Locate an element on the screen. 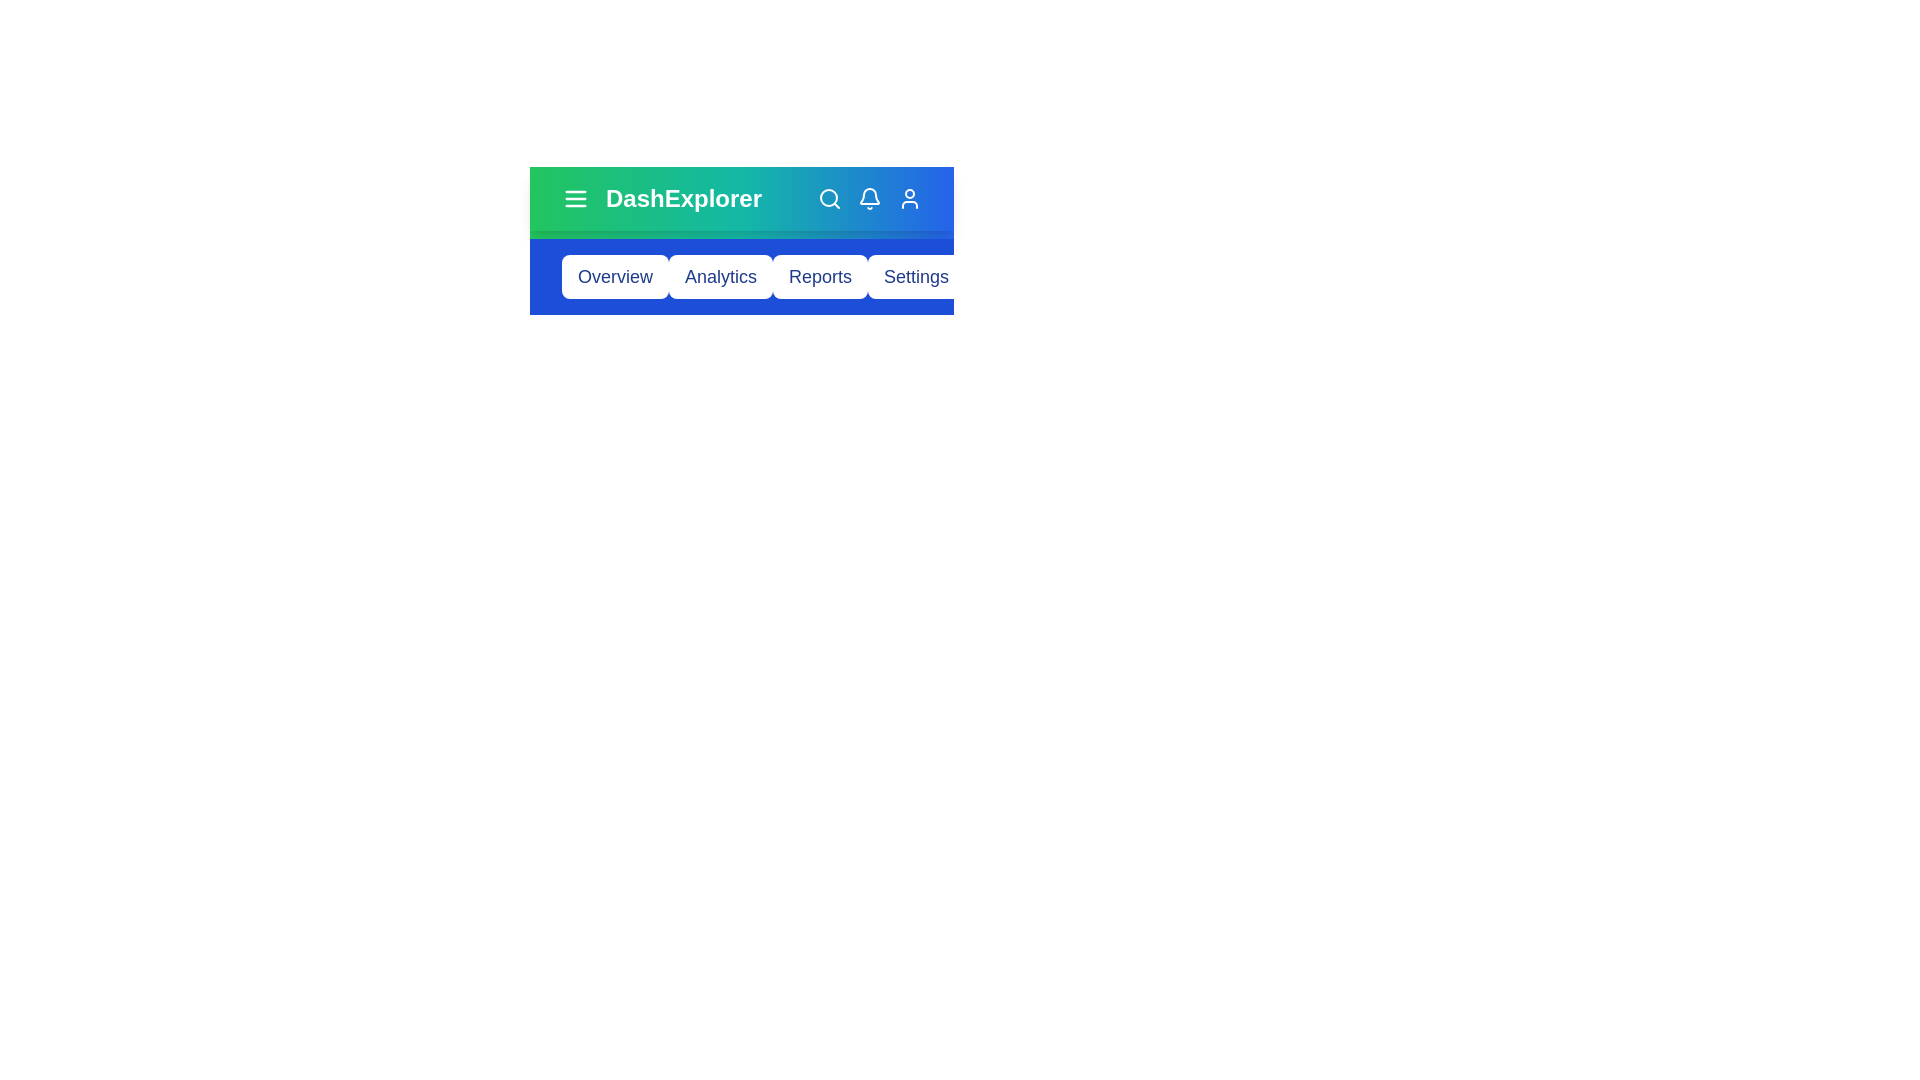  the Search icon in the header is located at coordinates (830, 199).